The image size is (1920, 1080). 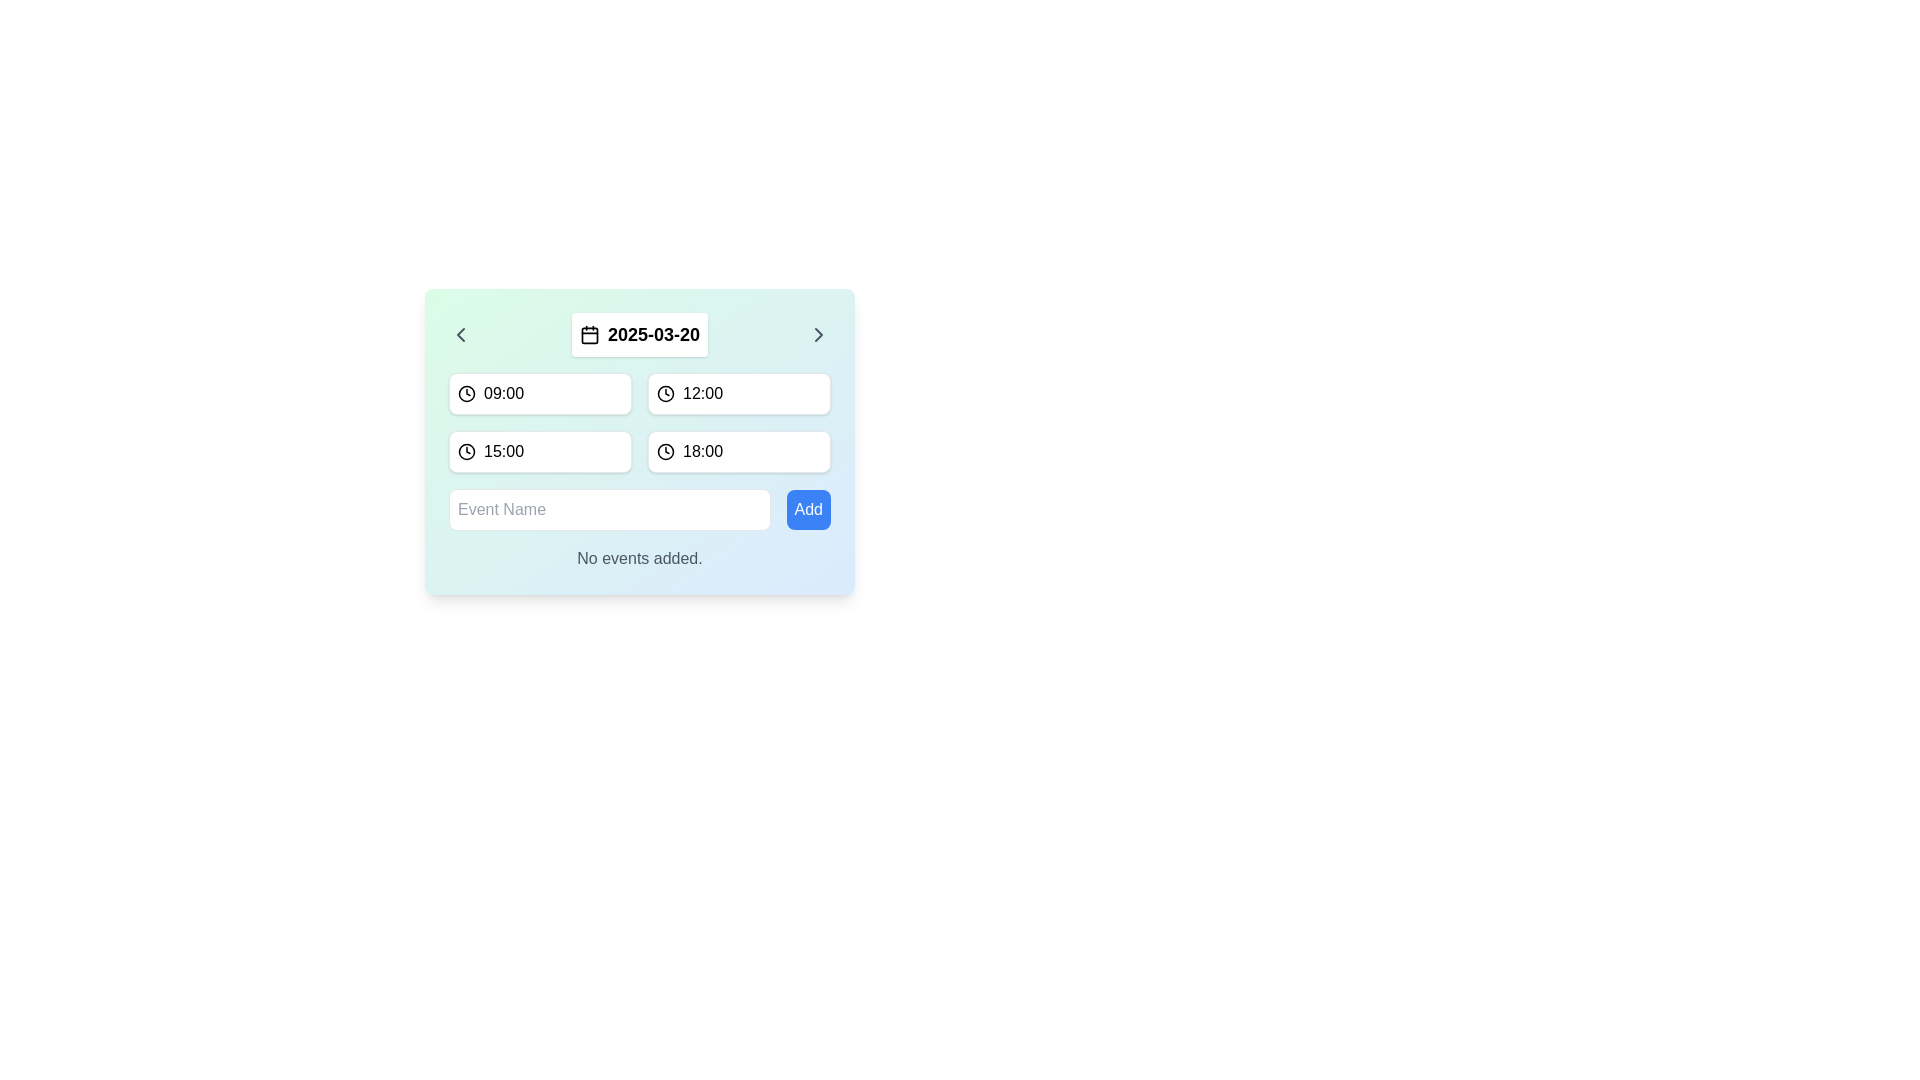 I want to click on the time selection icon located to the left of the '12:00' text in the scheduled times card, so click(x=666, y=393).